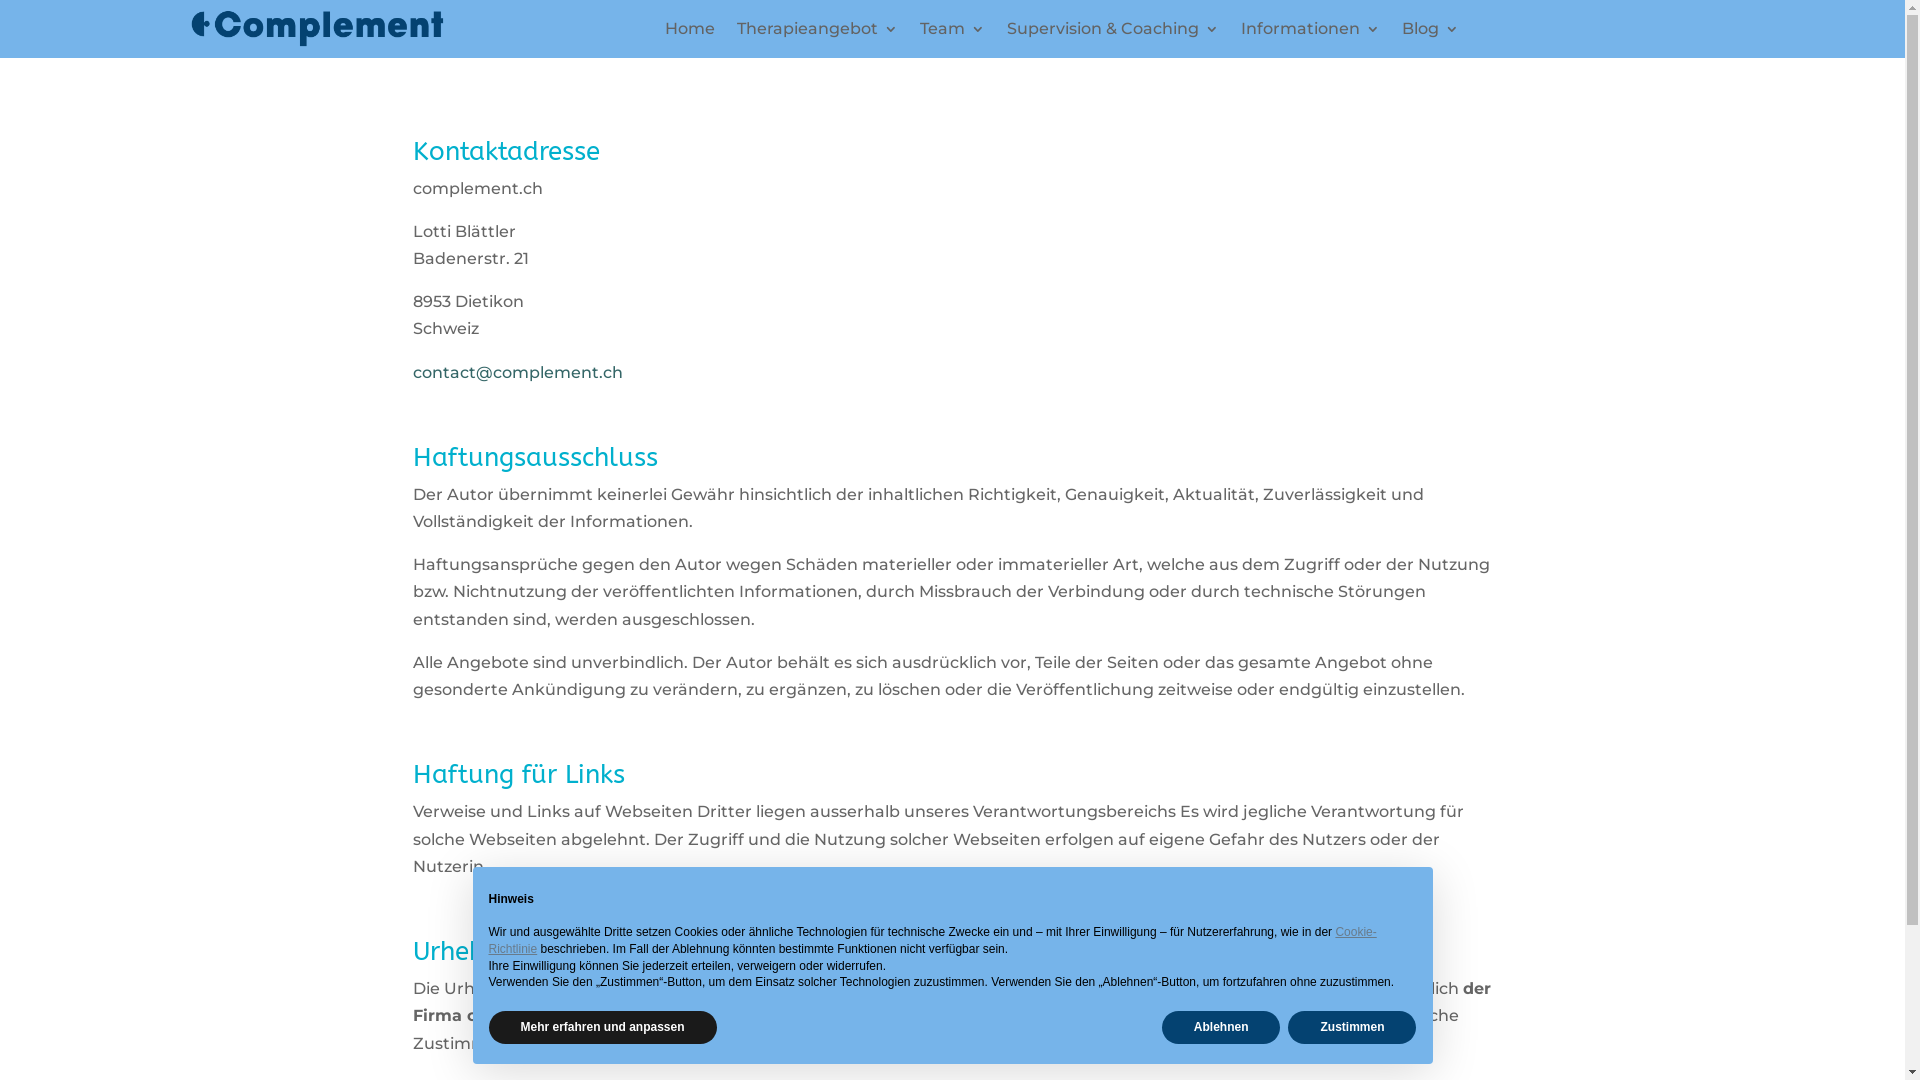 The image size is (1920, 1080). Describe the element at coordinates (817, 33) in the screenshot. I see `'Therapieangebot'` at that location.